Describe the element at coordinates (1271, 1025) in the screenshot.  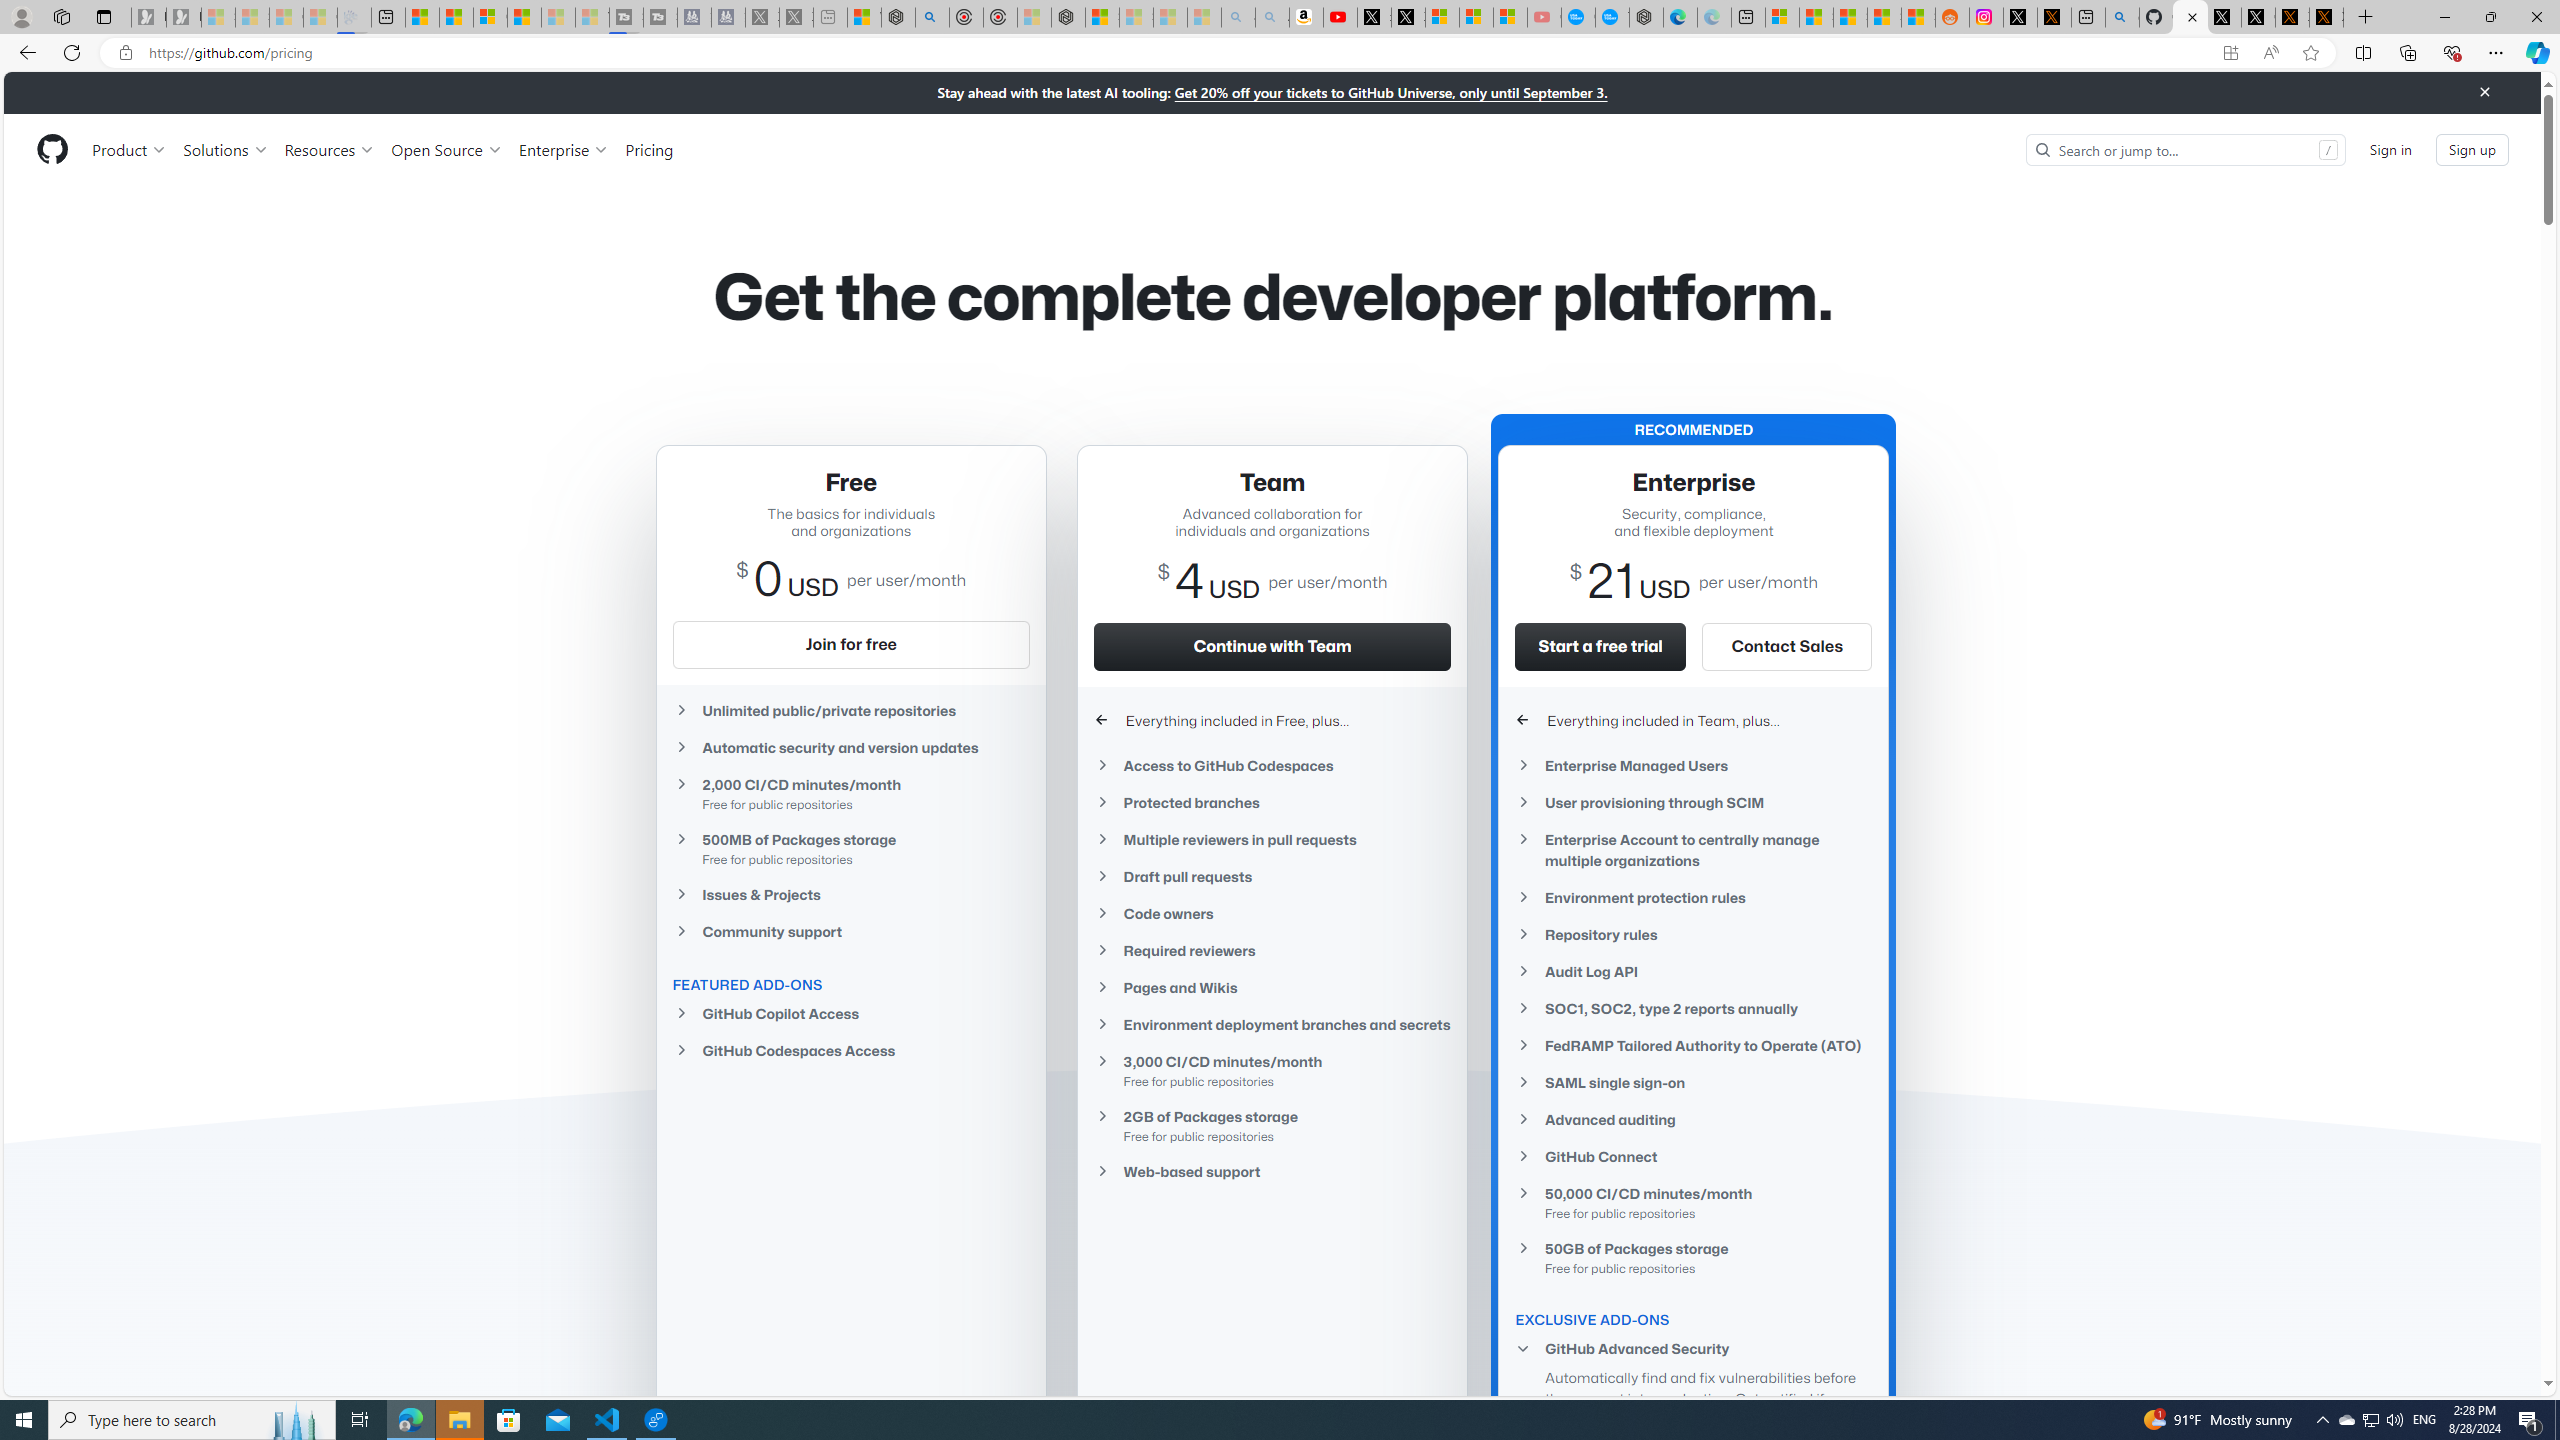
I see `'Environment deployment branches and secrets'` at that location.